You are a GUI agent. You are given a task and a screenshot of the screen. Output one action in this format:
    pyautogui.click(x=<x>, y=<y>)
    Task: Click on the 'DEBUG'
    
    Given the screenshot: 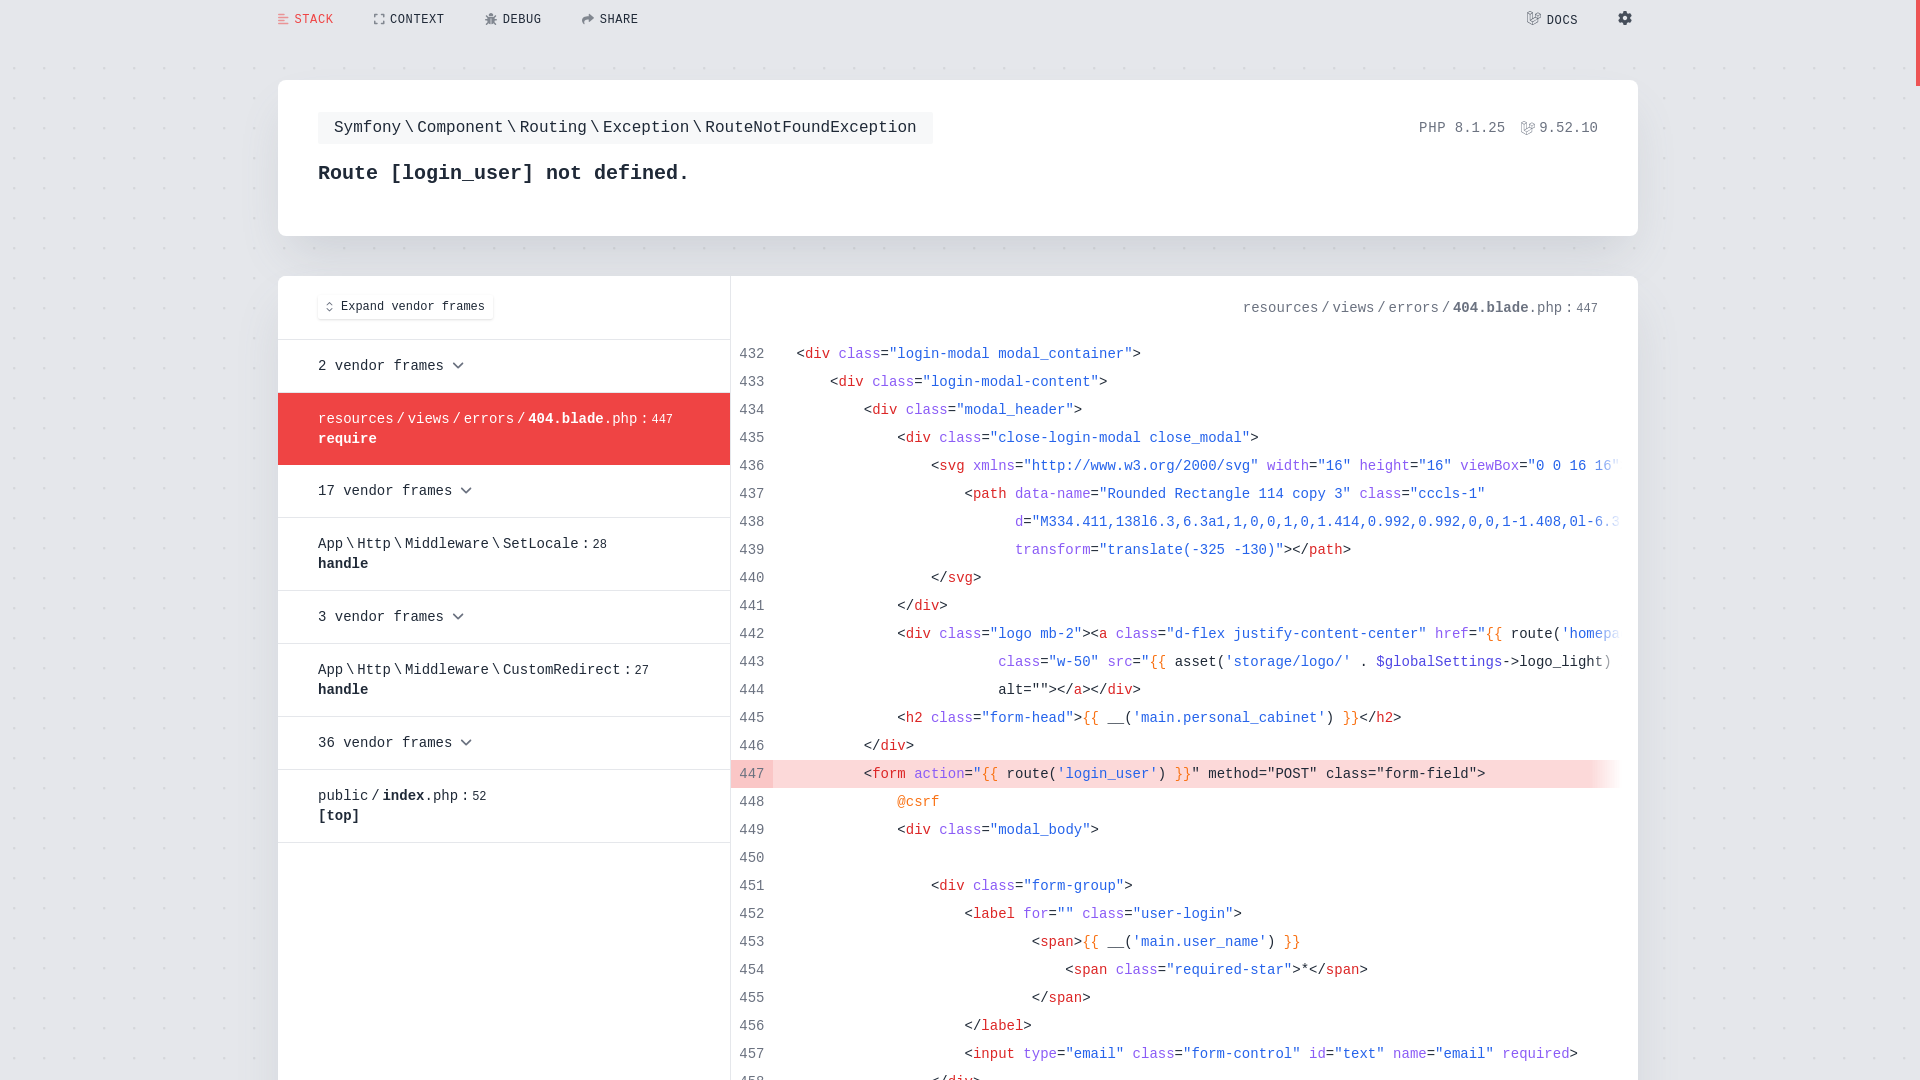 What is the action you would take?
    pyautogui.click(x=513, y=19)
    